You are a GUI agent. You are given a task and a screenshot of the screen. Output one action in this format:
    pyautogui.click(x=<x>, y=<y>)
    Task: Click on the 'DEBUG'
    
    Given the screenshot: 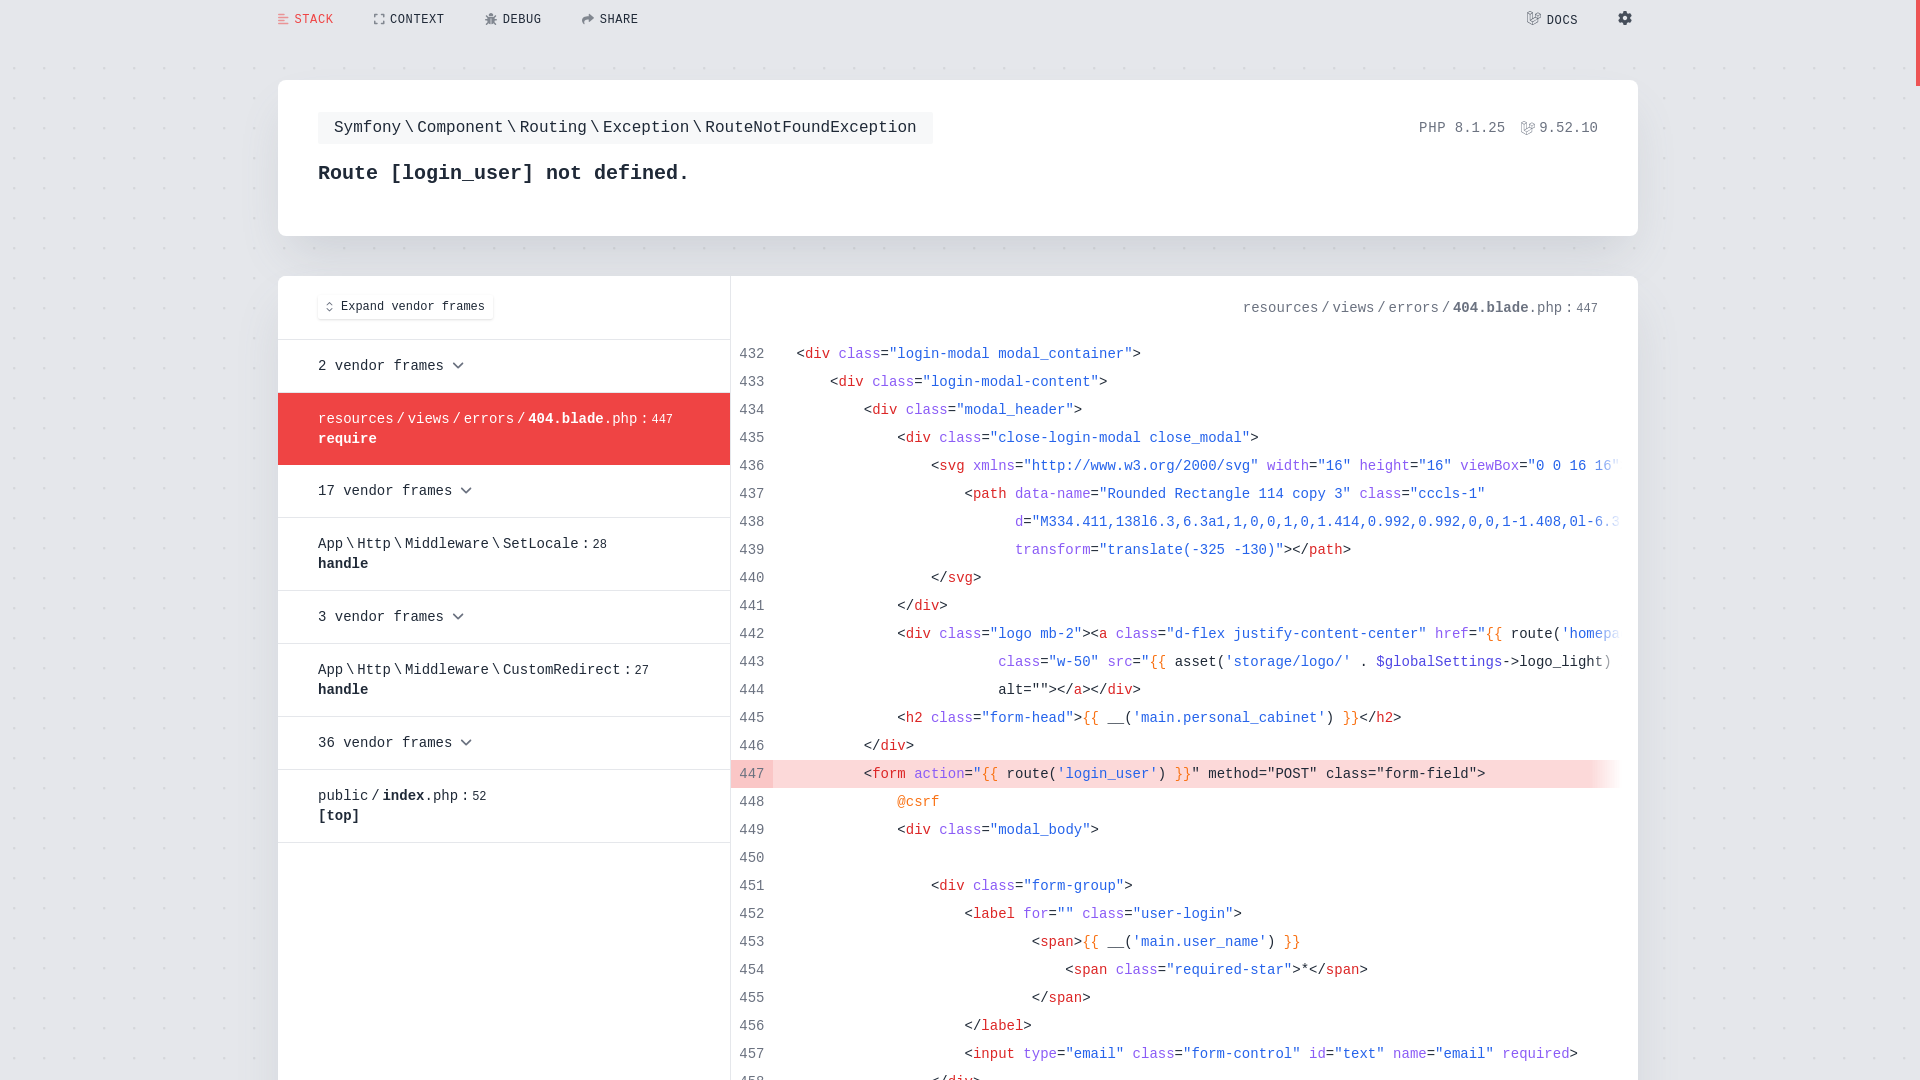 What is the action you would take?
    pyautogui.click(x=513, y=19)
    